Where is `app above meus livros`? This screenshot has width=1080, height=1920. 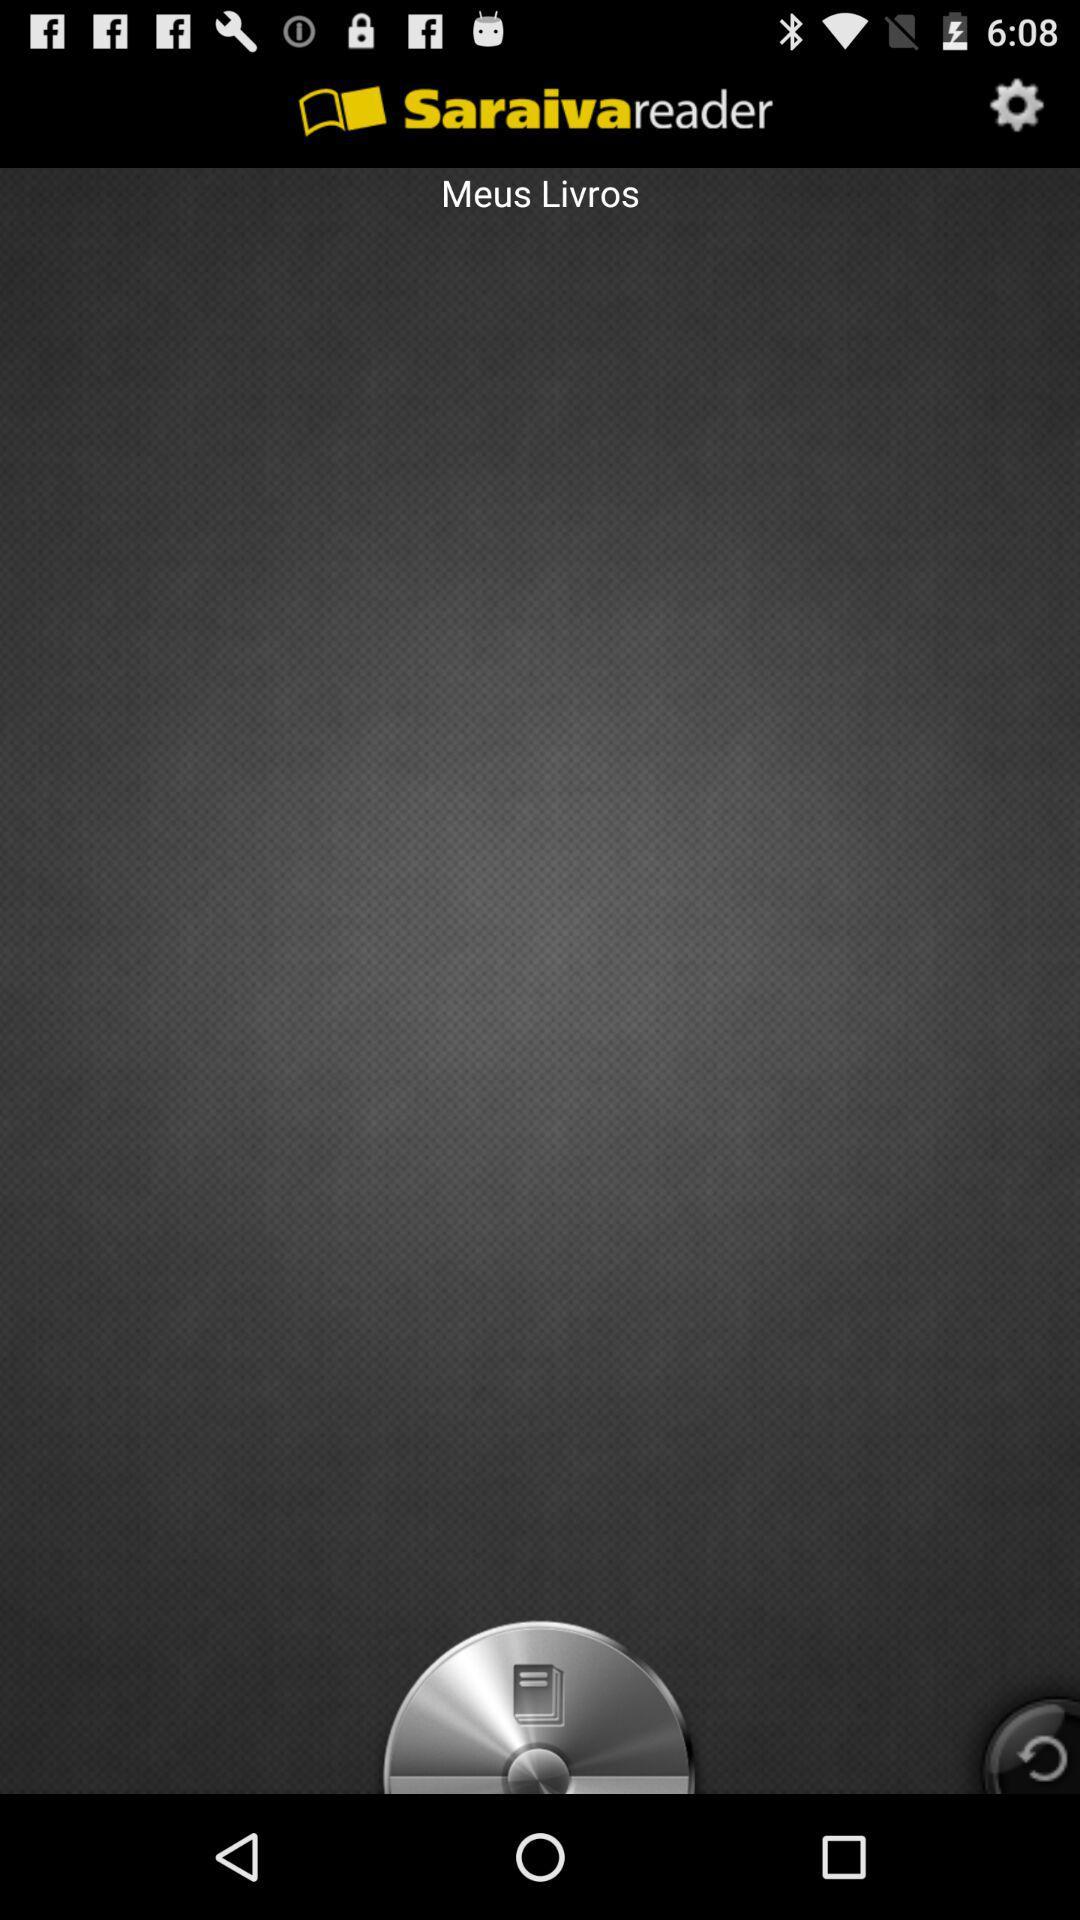 app above meus livros is located at coordinates (1018, 106).